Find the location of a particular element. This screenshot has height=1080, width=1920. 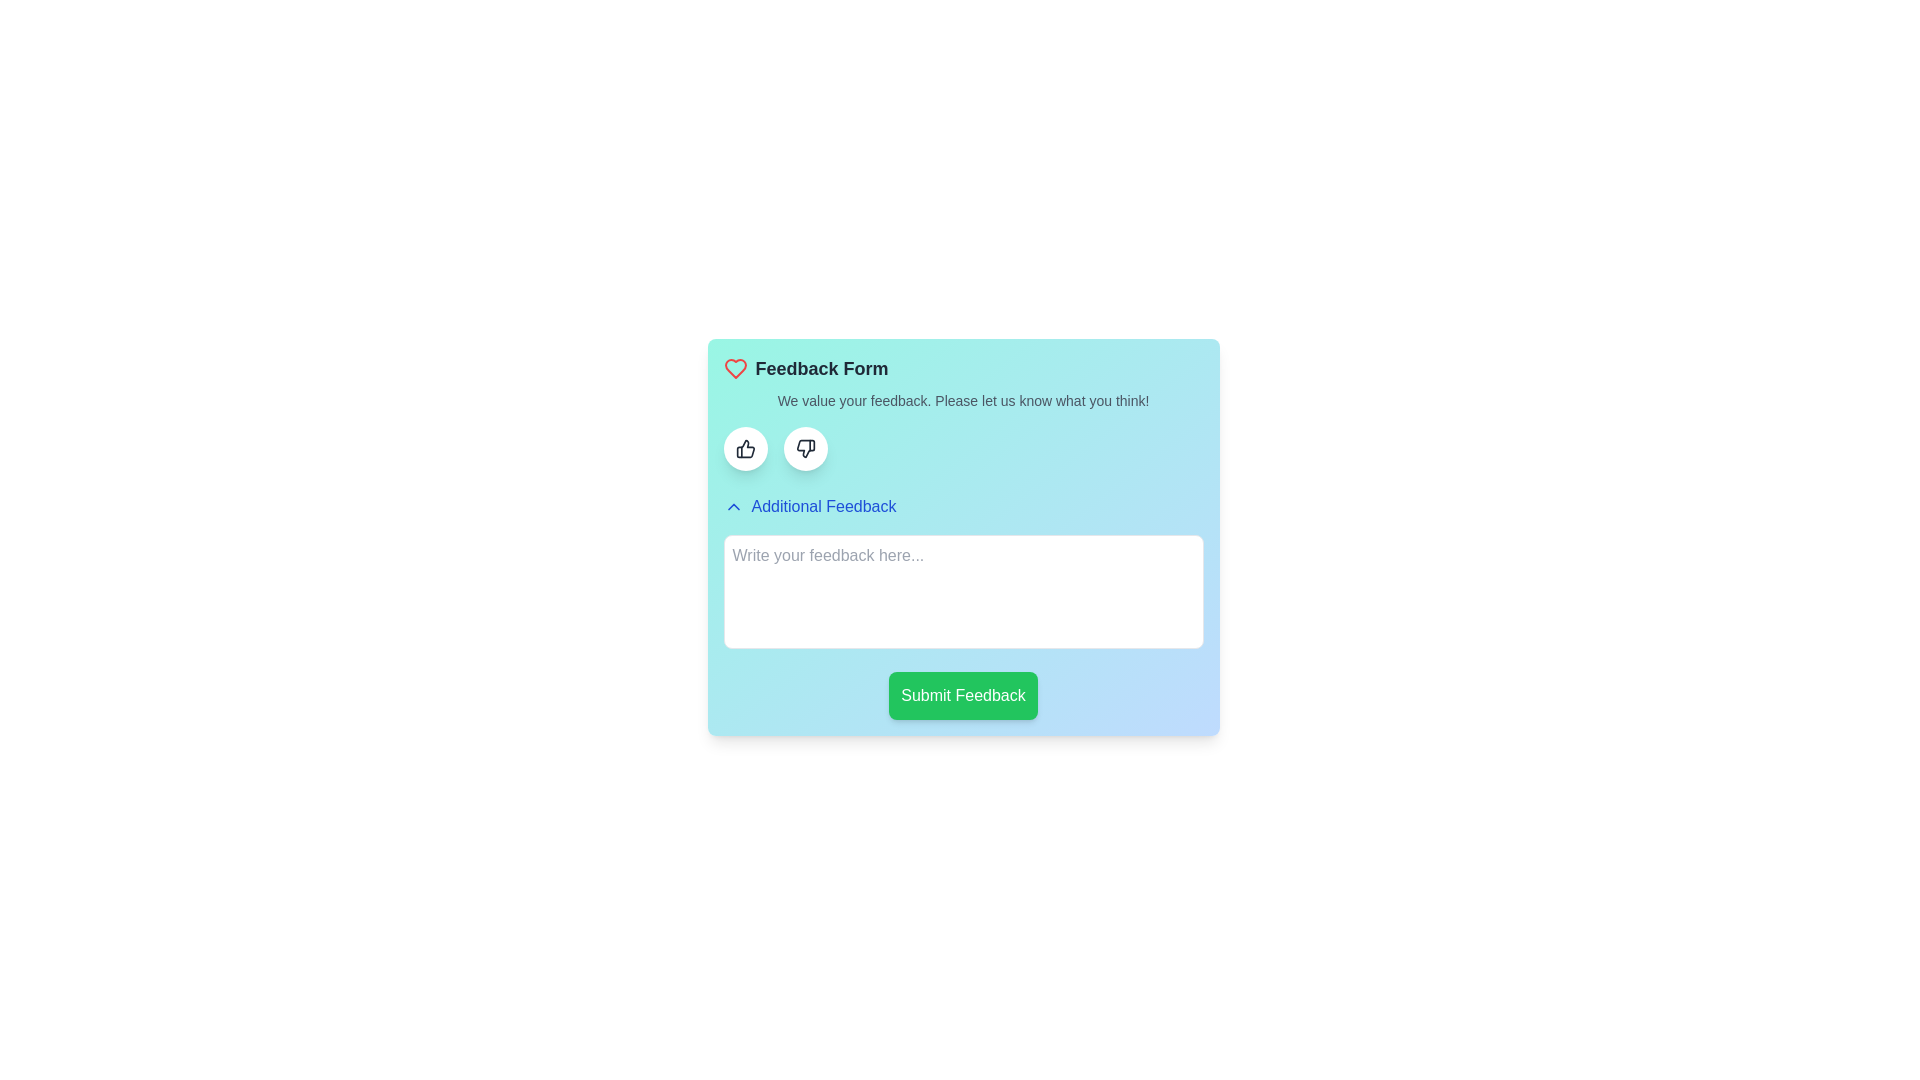

the thumbs-up button located within the 'Feedback Form' floating panel to express positive feedback is located at coordinates (744, 447).